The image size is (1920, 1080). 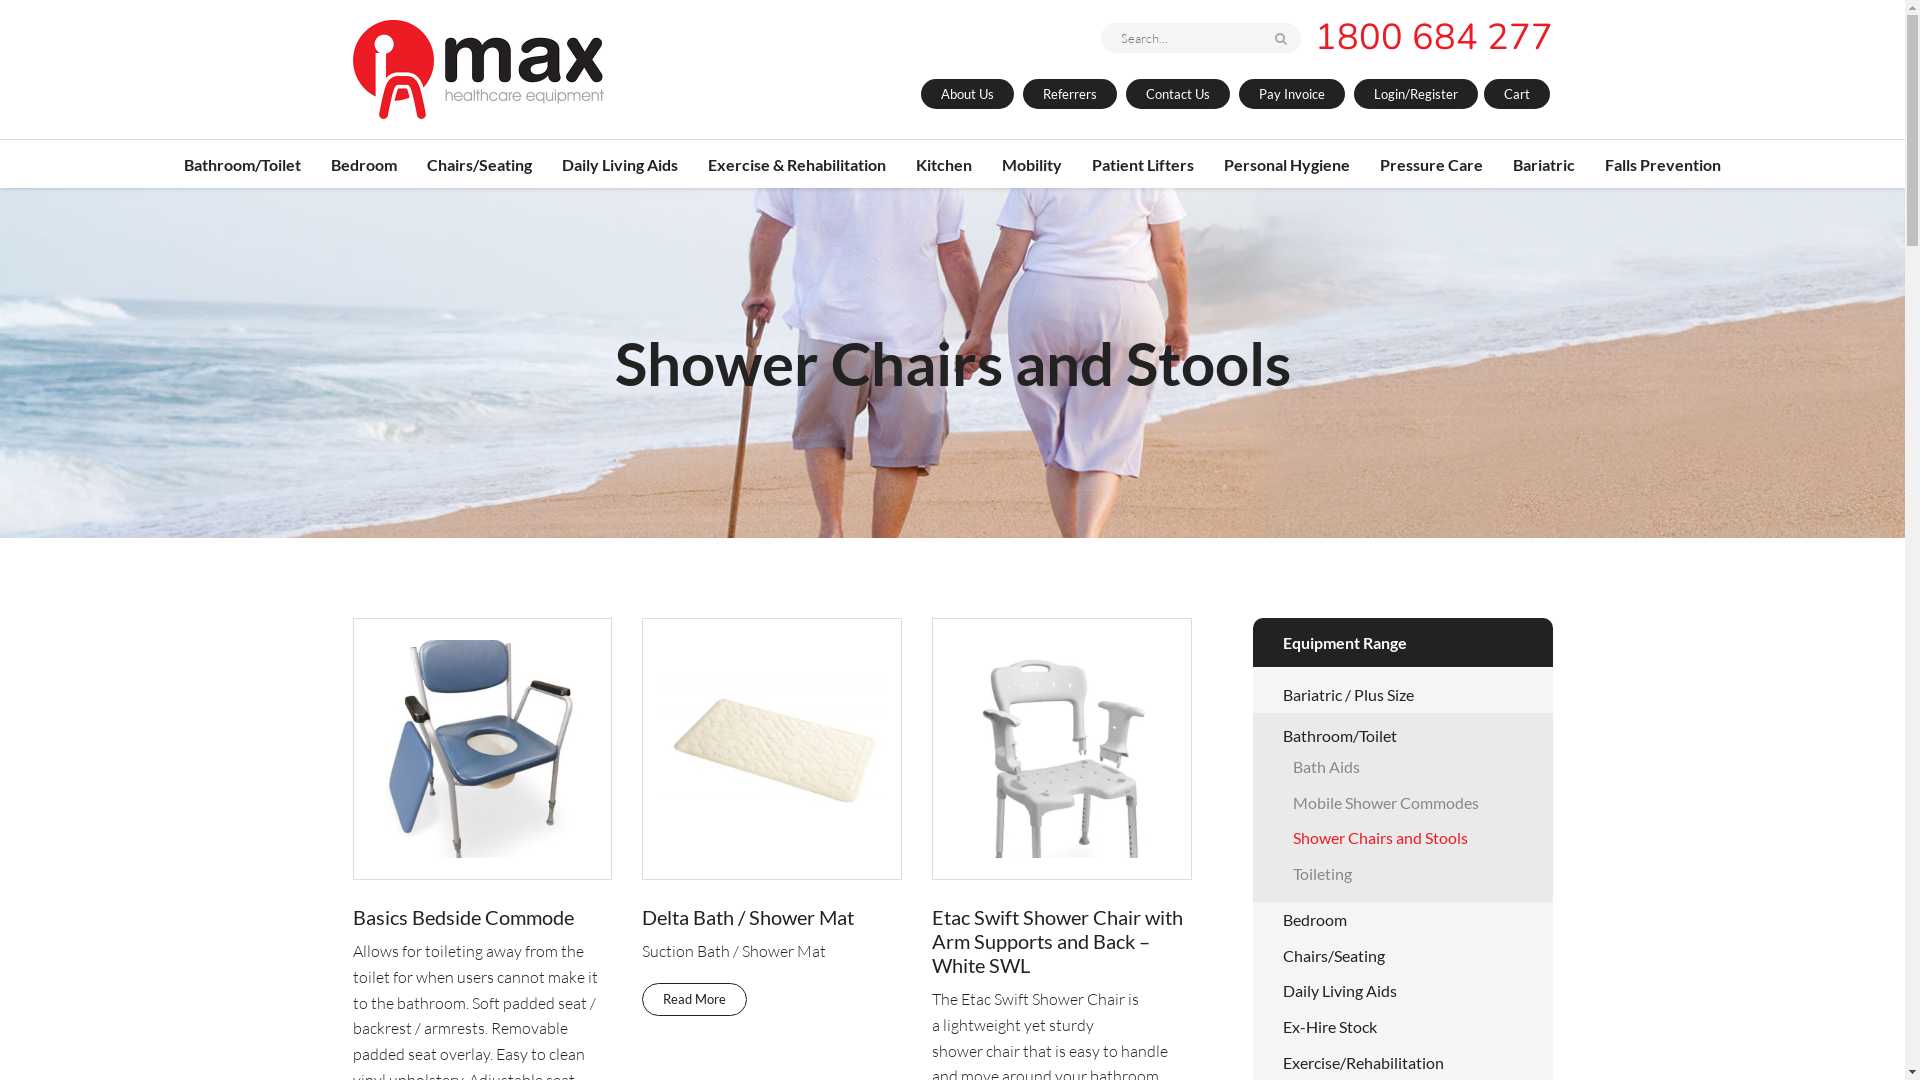 I want to click on 'Bathroom/Toilet', so click(x=1339, y=735).